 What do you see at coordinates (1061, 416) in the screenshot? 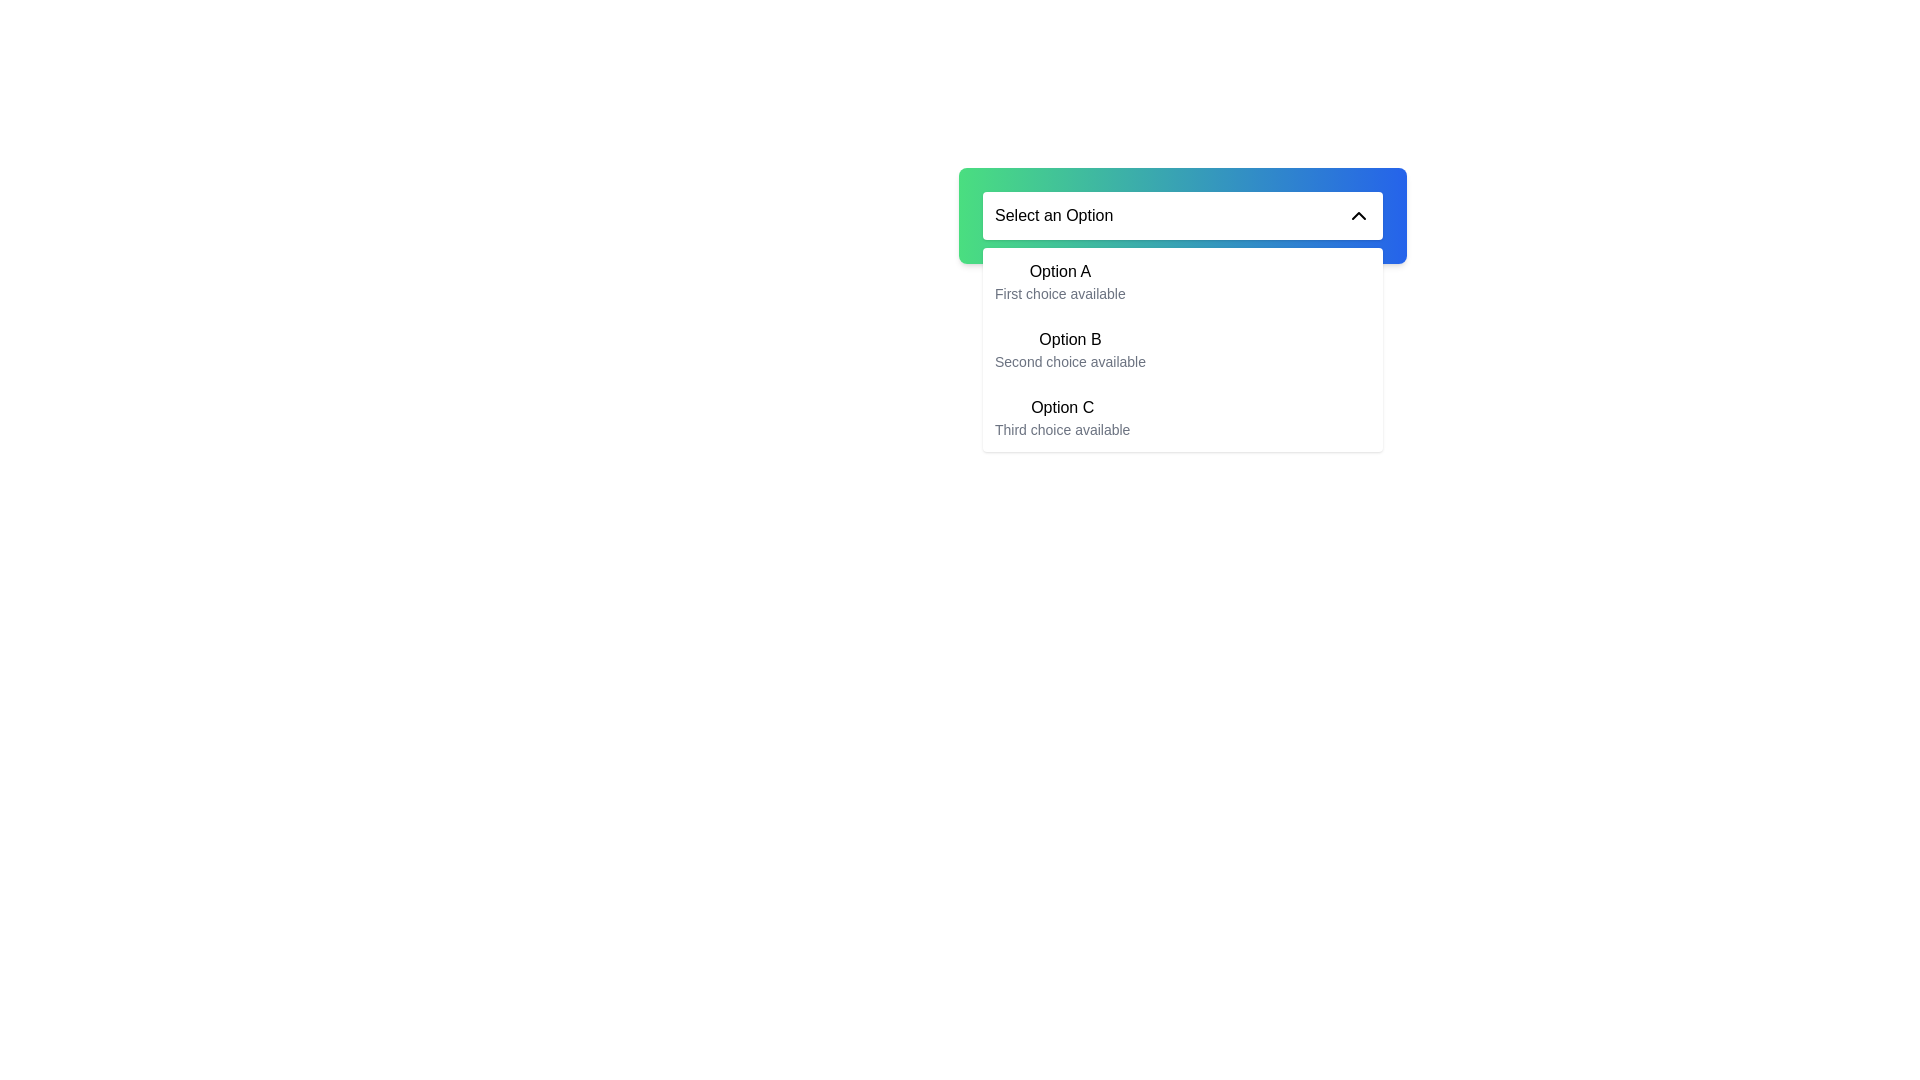
I see `the dropdown list option item titled 'Option C' which includes the description 'Third choice available'` at bounding box center [1061, 416].